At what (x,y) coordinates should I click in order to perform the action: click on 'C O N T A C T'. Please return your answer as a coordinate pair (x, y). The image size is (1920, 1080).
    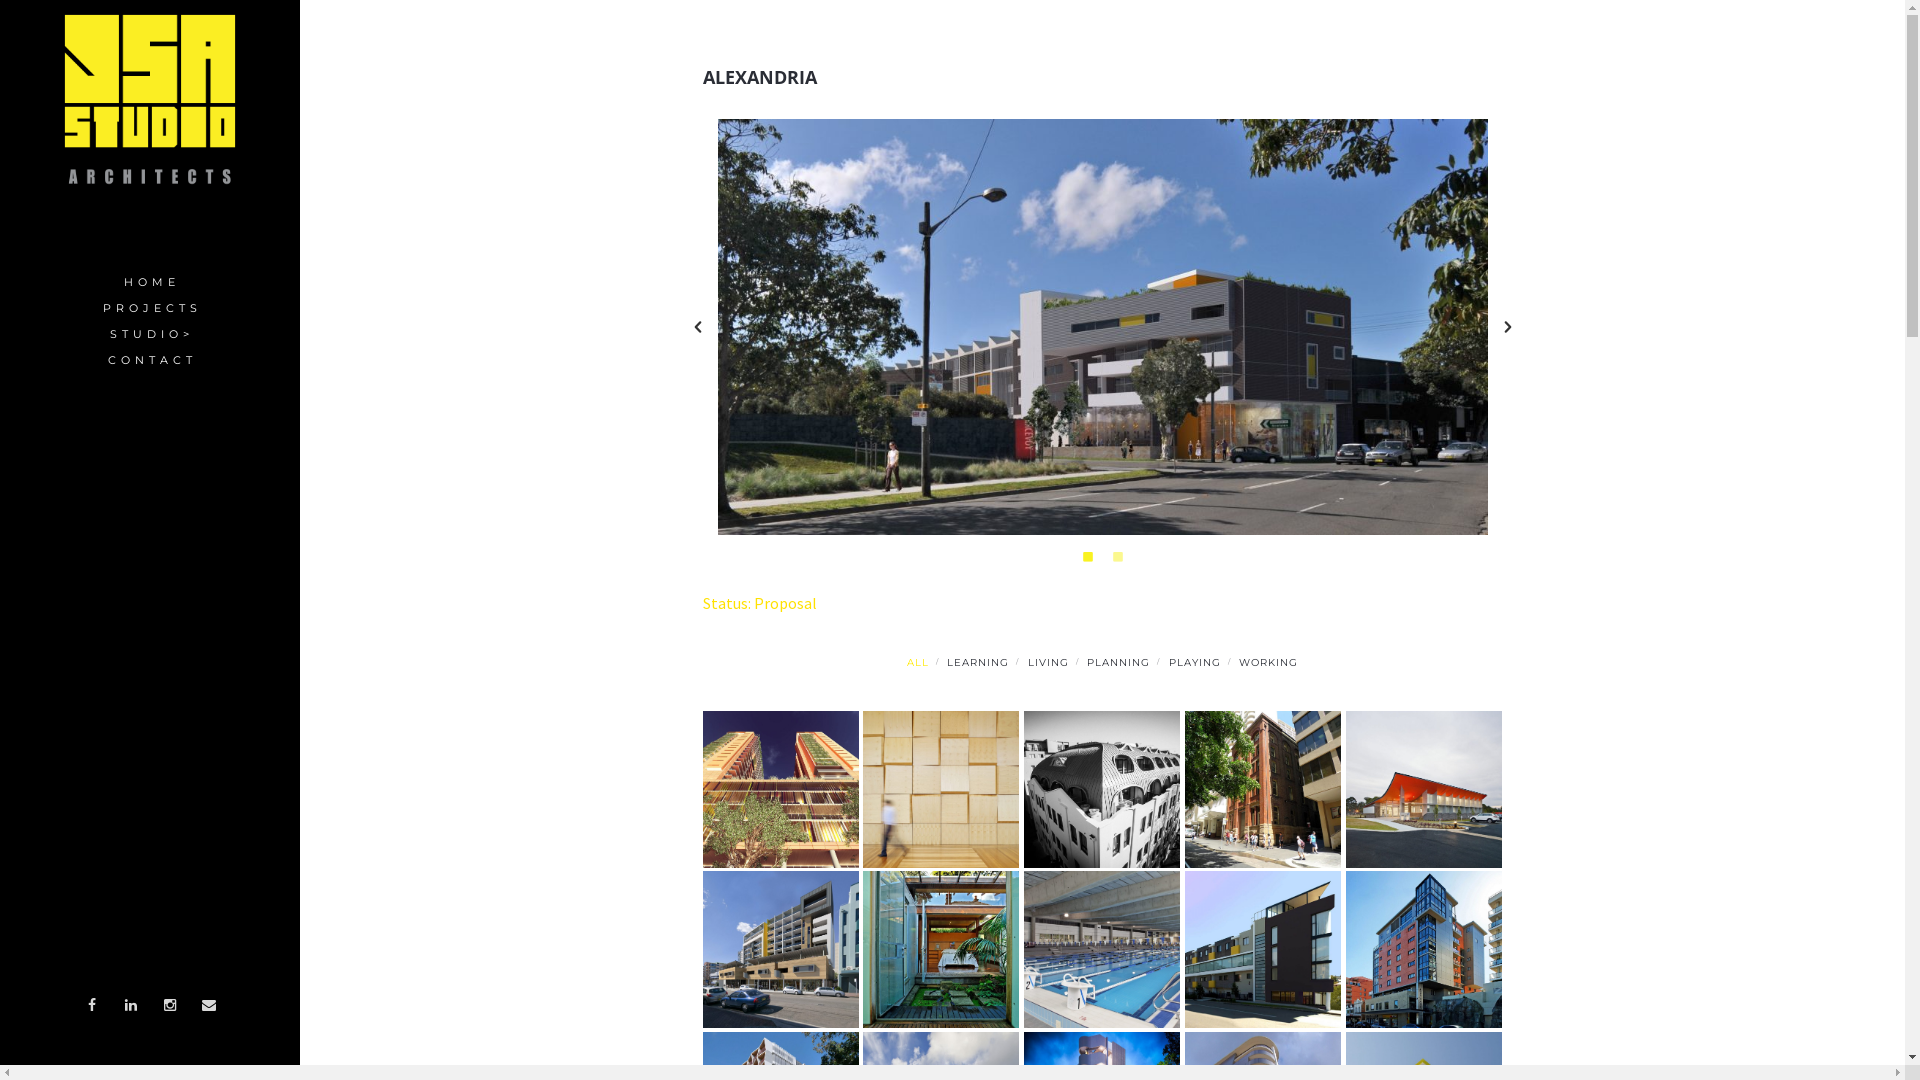
    Looking at the image, I should click on (148, 361).